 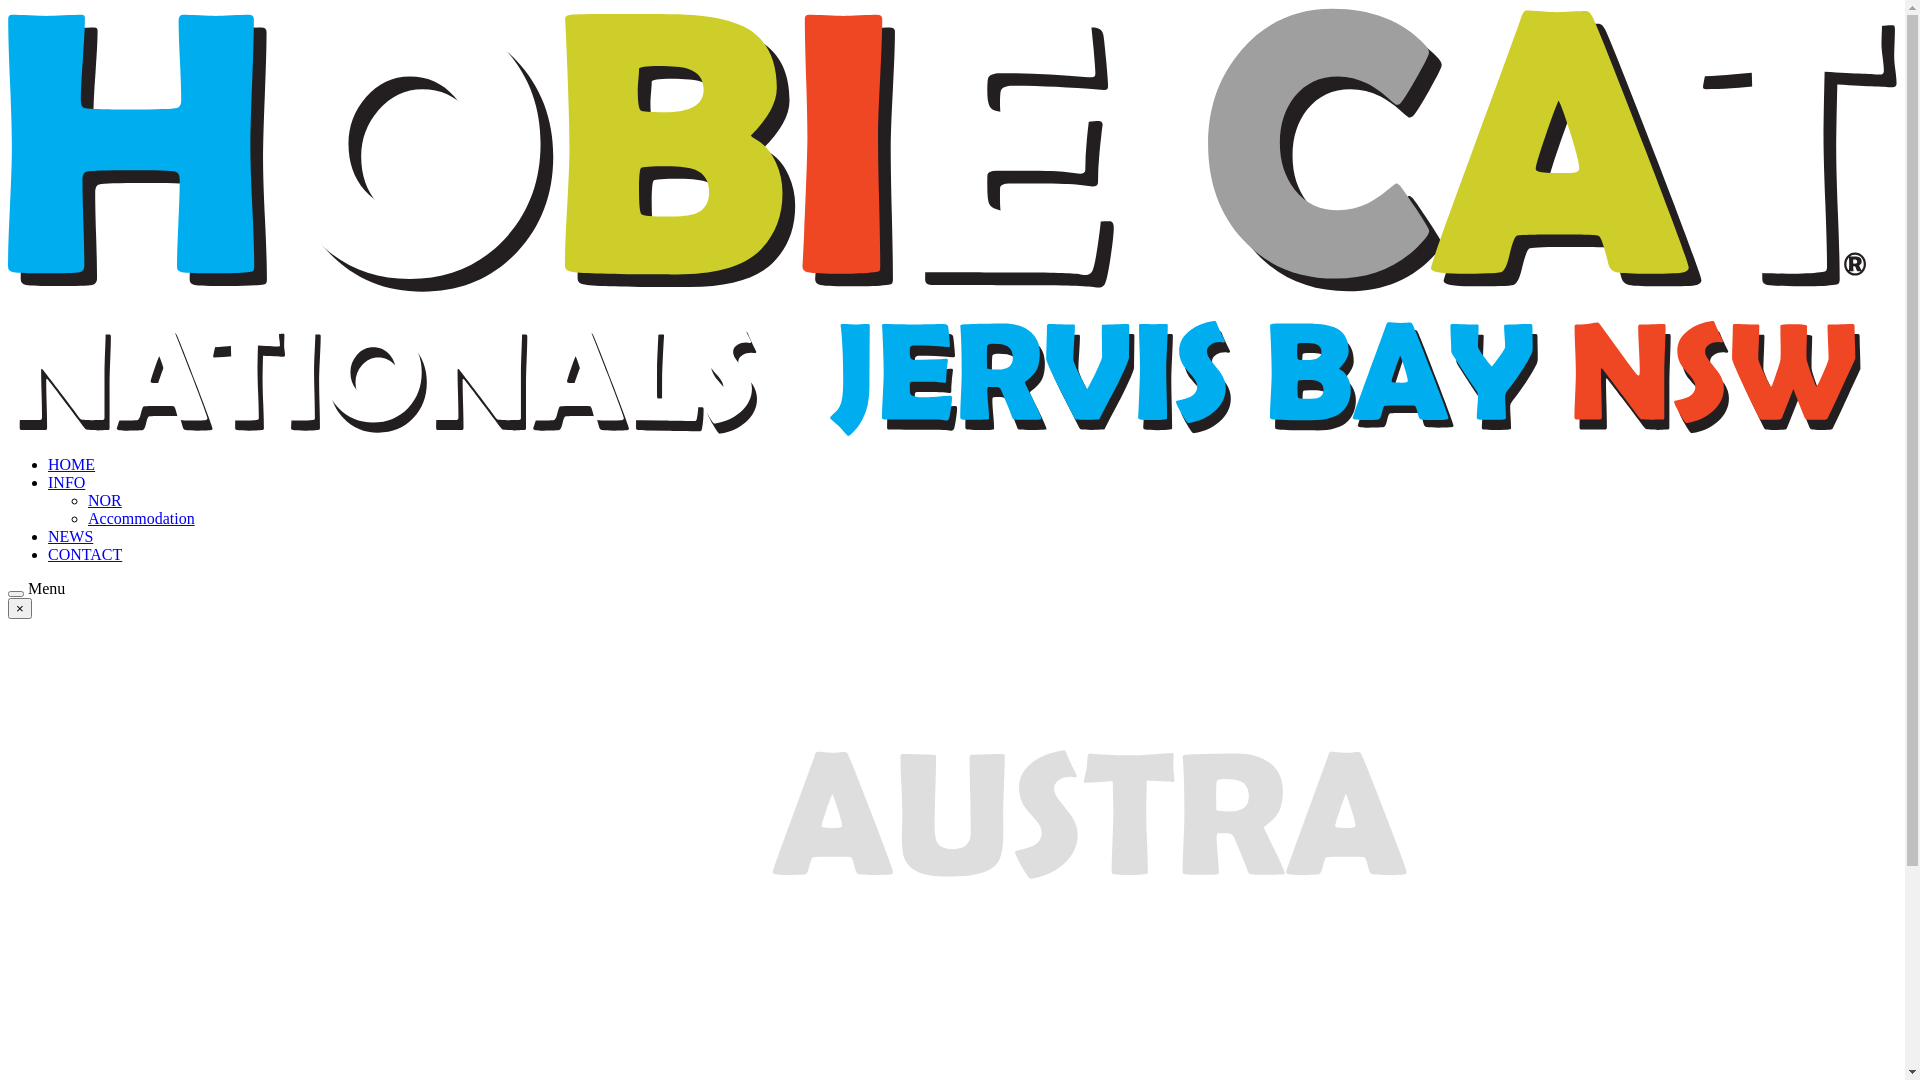 I want to click on 'CONTACT', so click(x=84, y=554).